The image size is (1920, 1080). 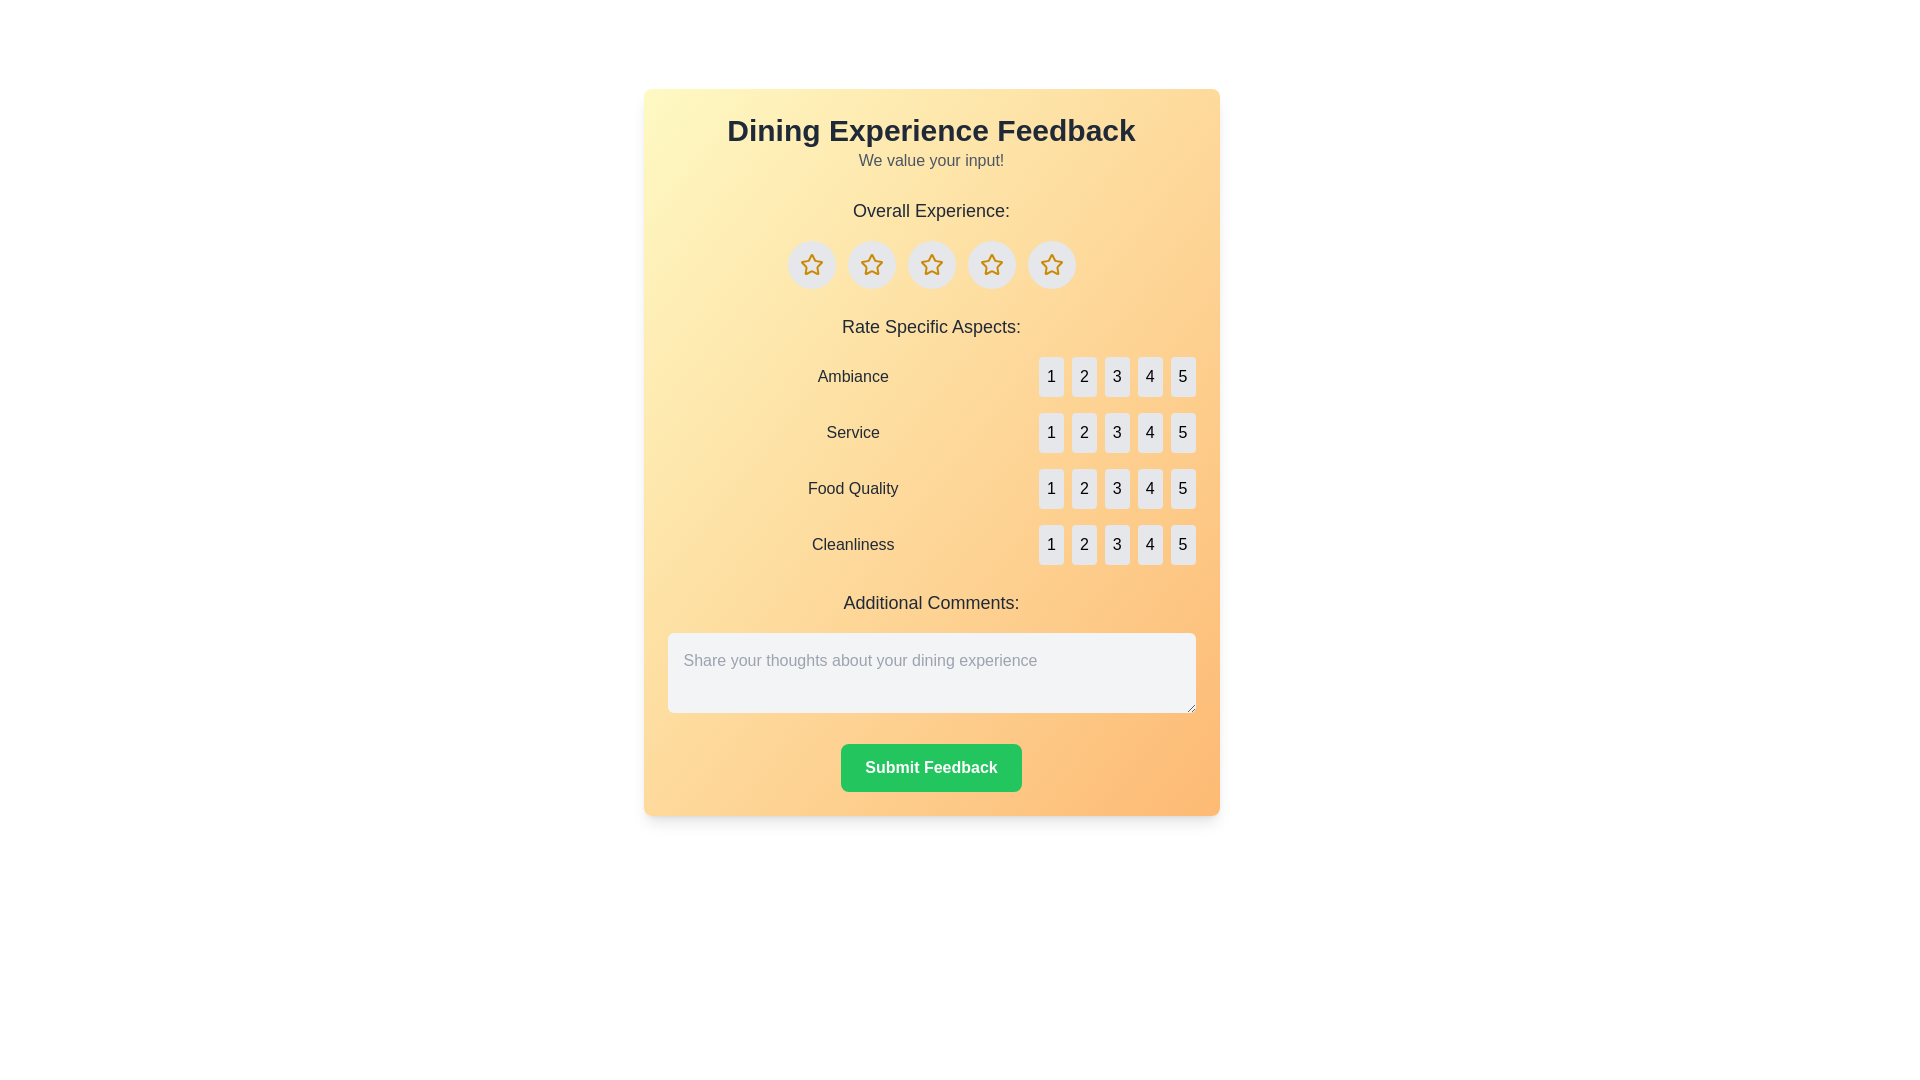 What do you see at coordinates (1116, 377) in the screenshot?
I see `the square button with a light gray background and a black number '3' at its center` at bounding box center [1116, 377].